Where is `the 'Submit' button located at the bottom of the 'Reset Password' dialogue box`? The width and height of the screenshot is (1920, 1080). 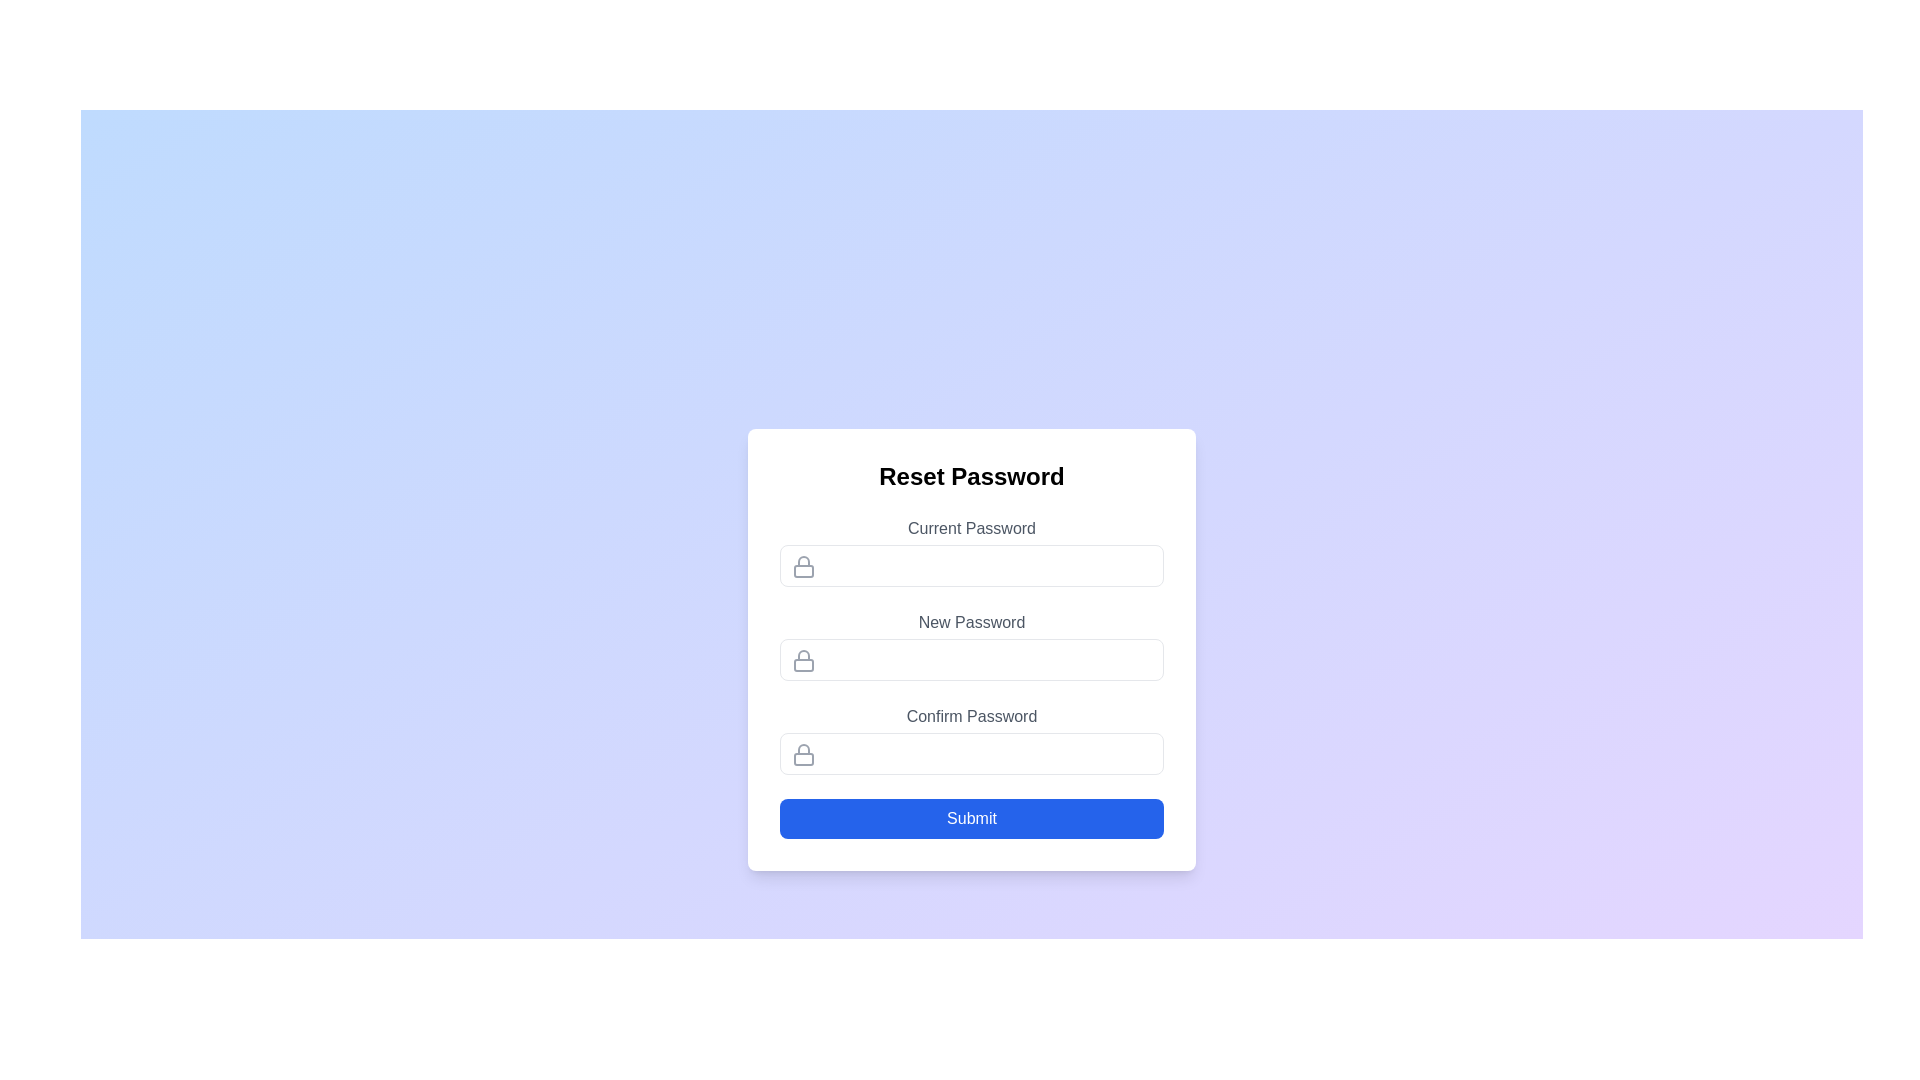
the 'Submit' button located at the bottom of the 'Reset Password' dialogue box is located at coordinates (971, 818).